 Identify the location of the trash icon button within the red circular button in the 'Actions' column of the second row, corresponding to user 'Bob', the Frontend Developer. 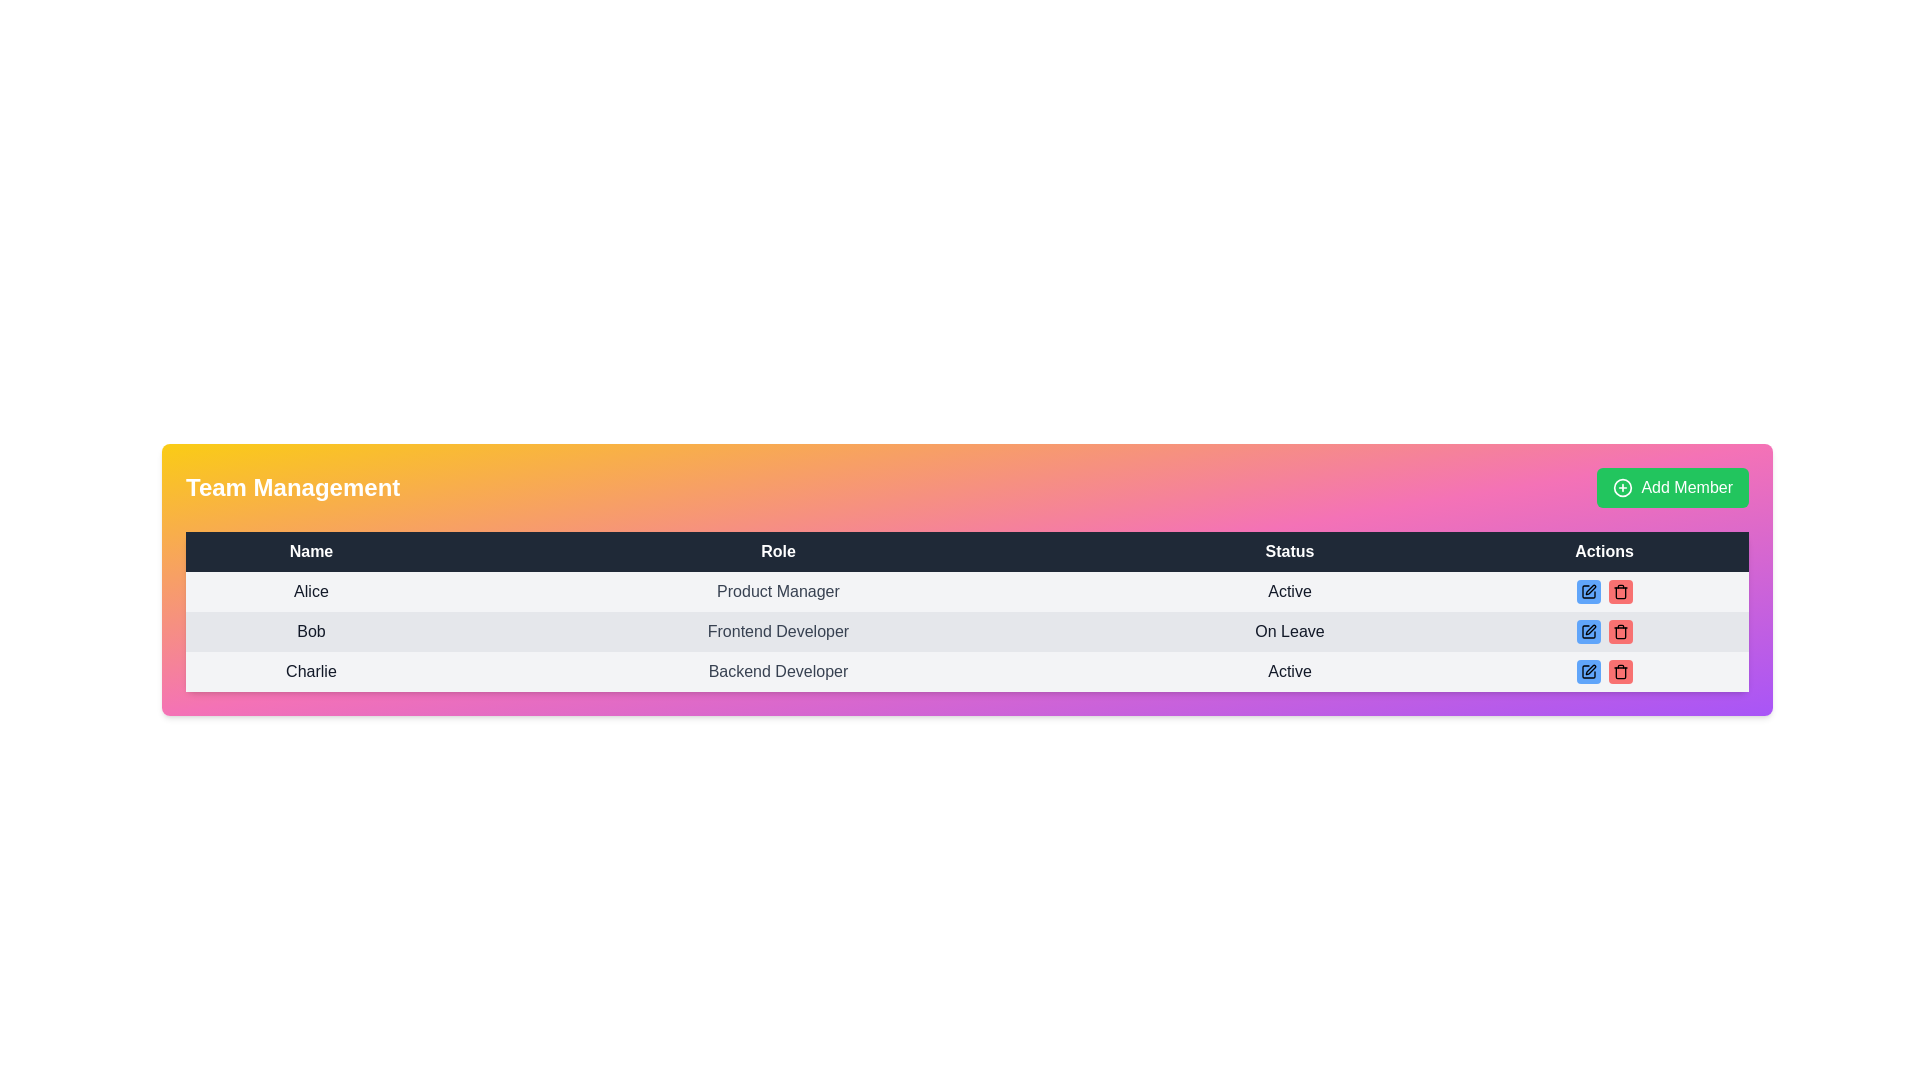
(1620, 671).